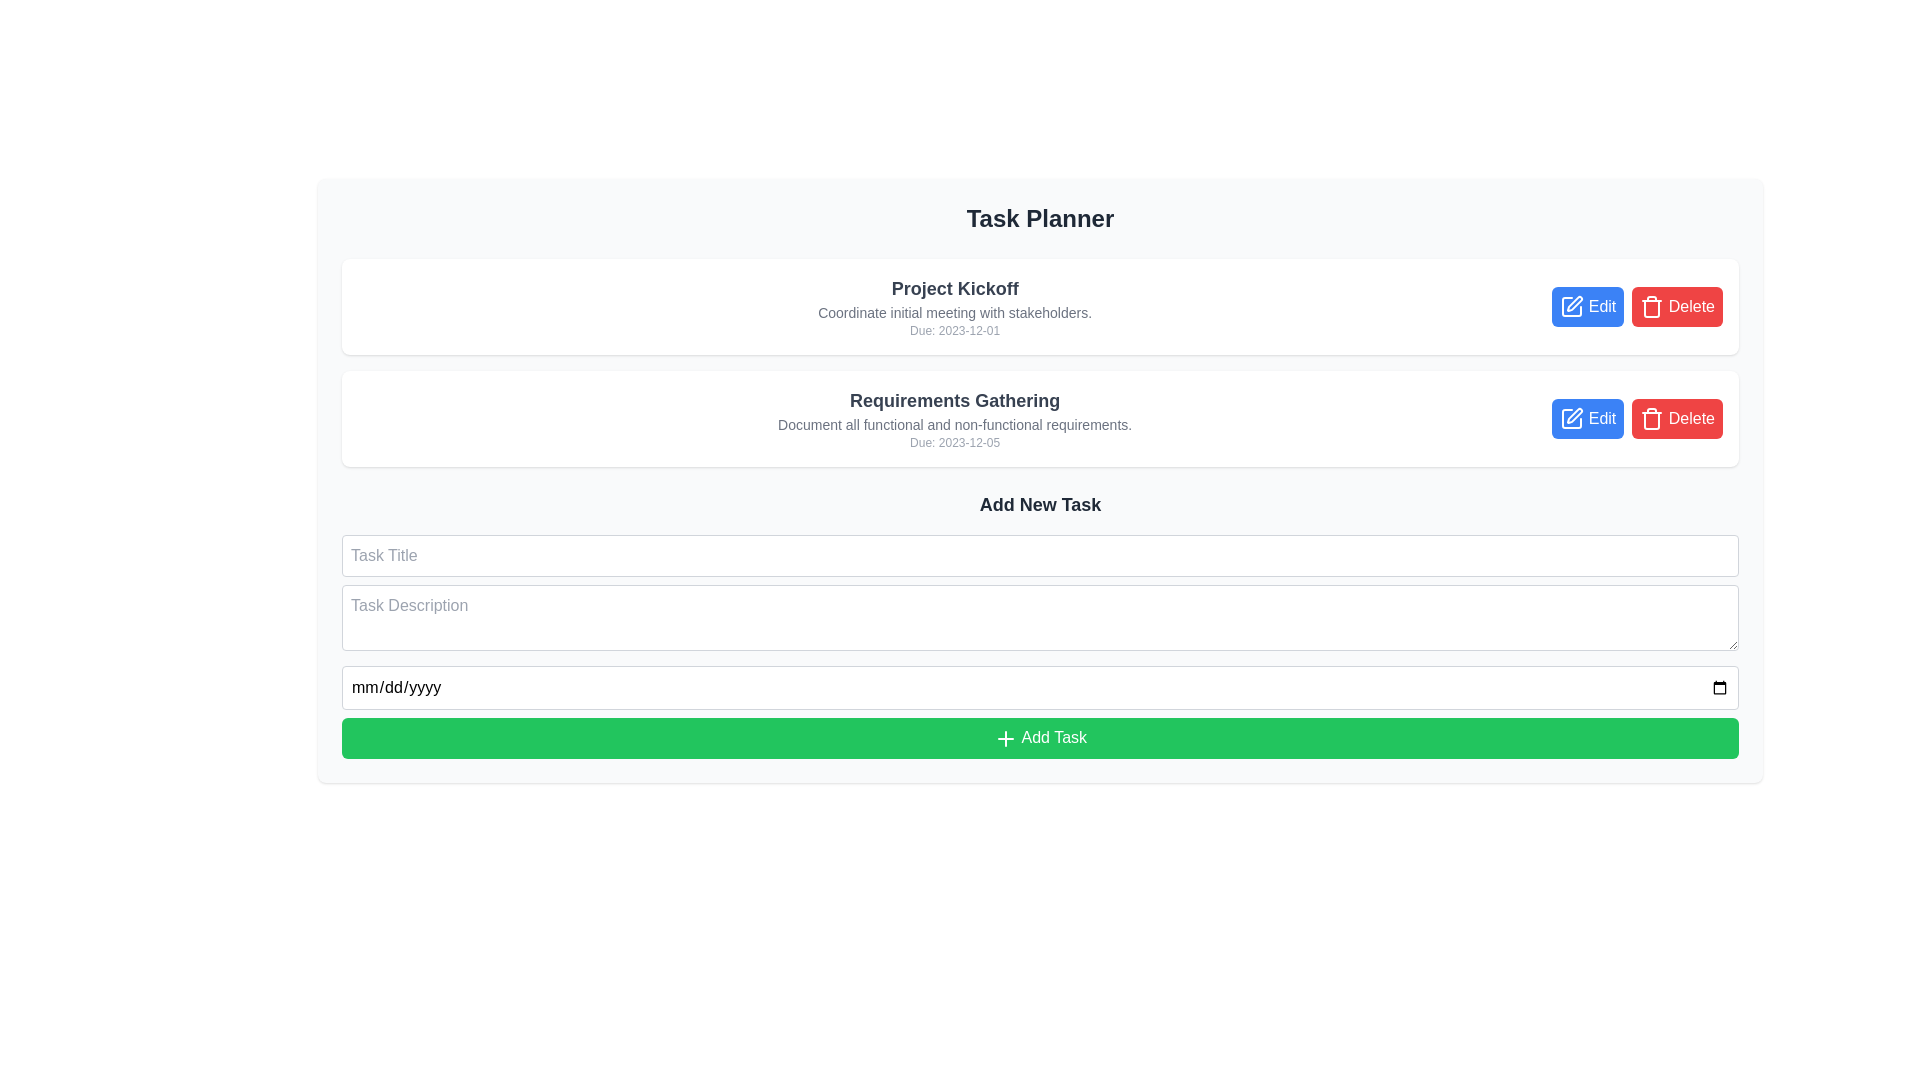 Image resolution: width=1920 pixels, height=1080 pixels. Describe the element at coordinates (954, 418) in the screenshot. I see `the text within the Text Content Block that displays task details, including the title, description, and due date, for further actions` at that location.